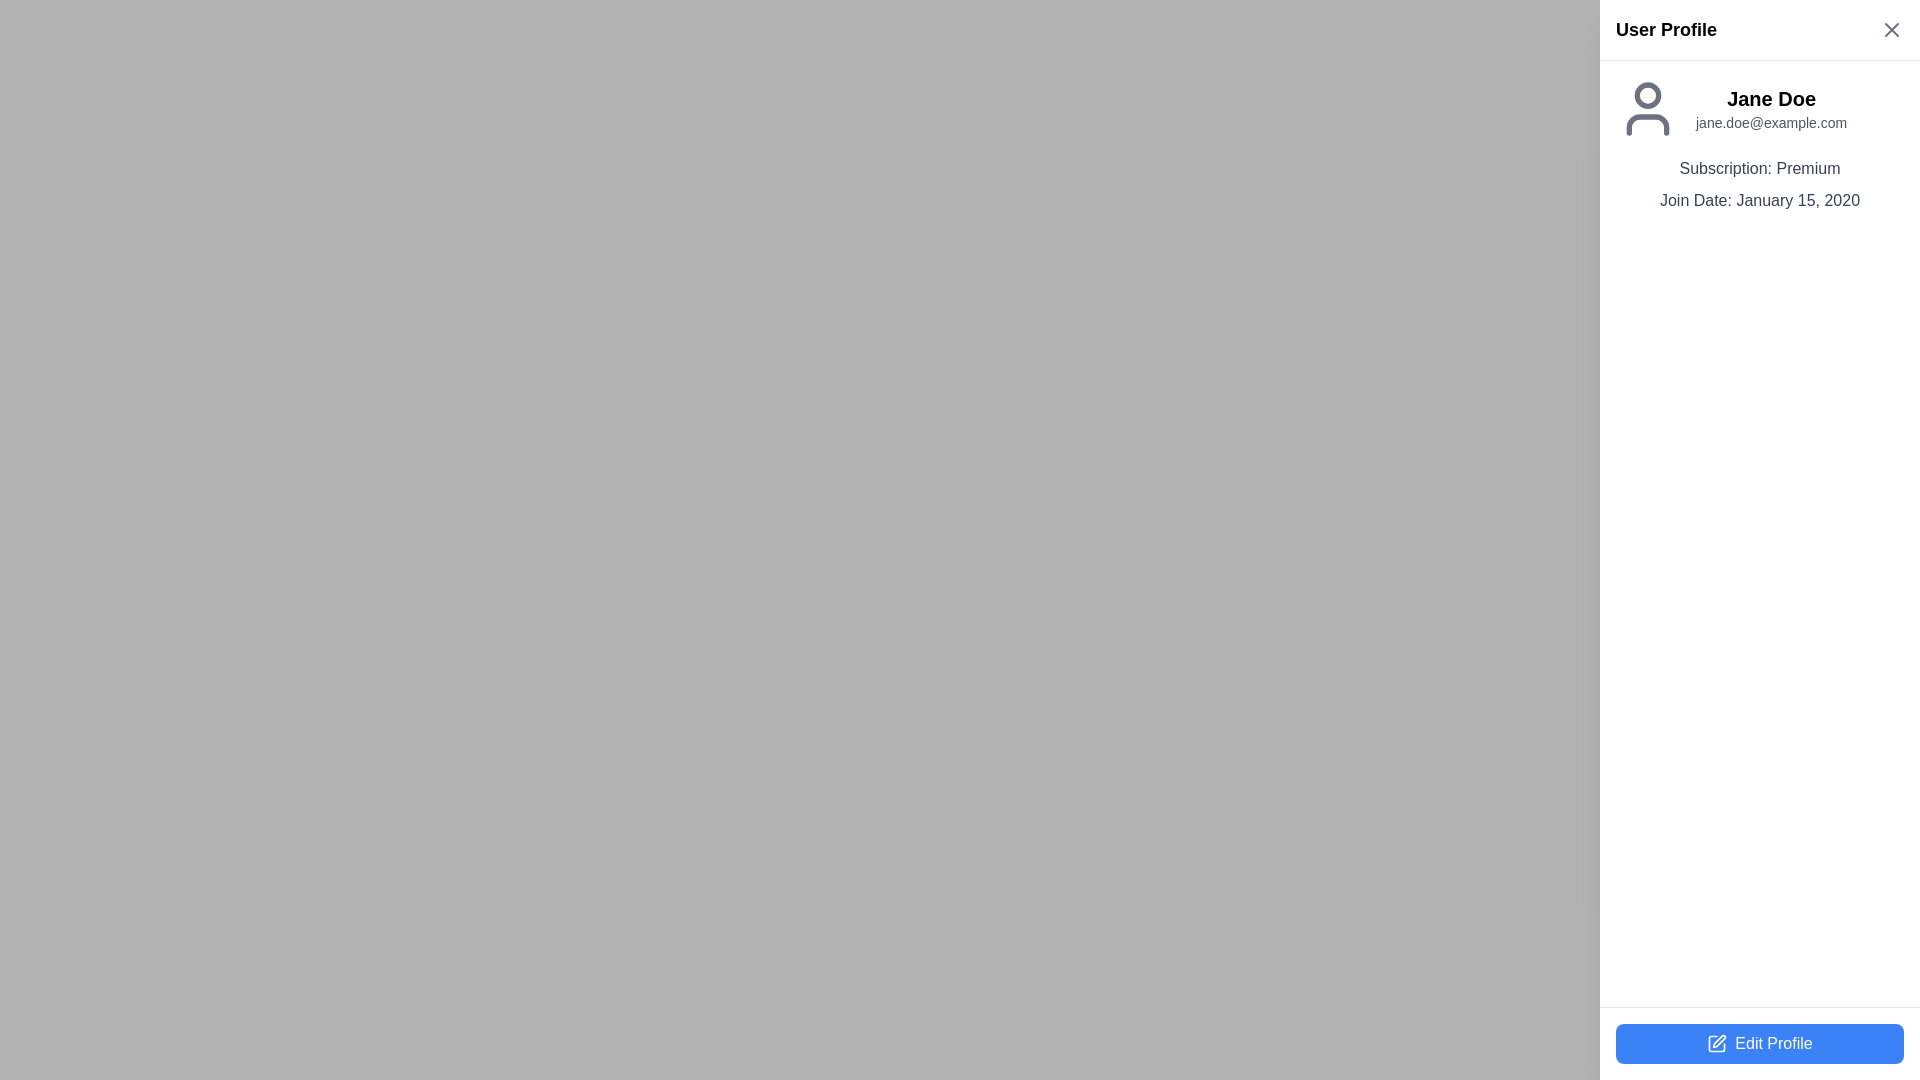 The width and height of the screenshot is (1920, 1080). Describe the element at coordinates (1647, 95) in the screenshot. I see `the SVG Circle element that forms part of the user profile icon, positioned above the username 'Jane Doe' in the user profile panel` at that location.